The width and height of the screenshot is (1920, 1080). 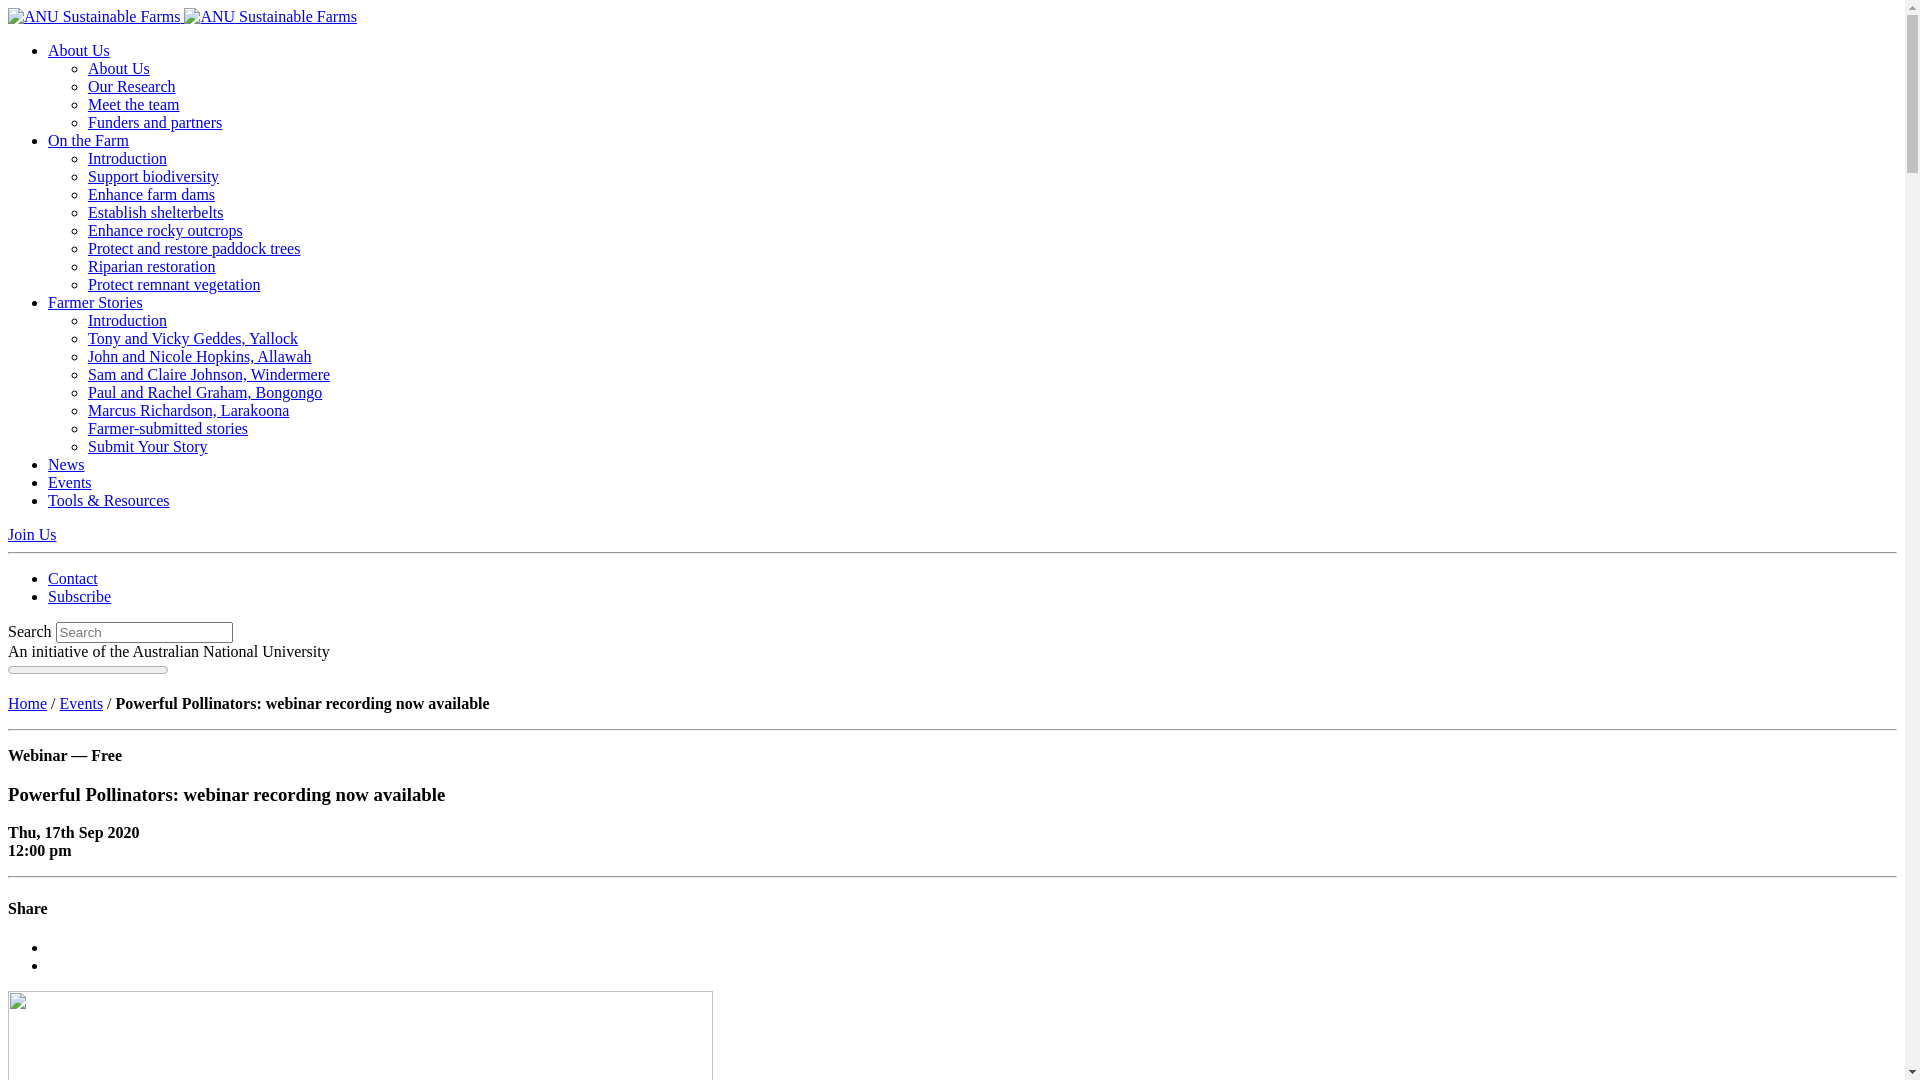 I want to click on 'Submit Your Story', so click(x=147, y=445).